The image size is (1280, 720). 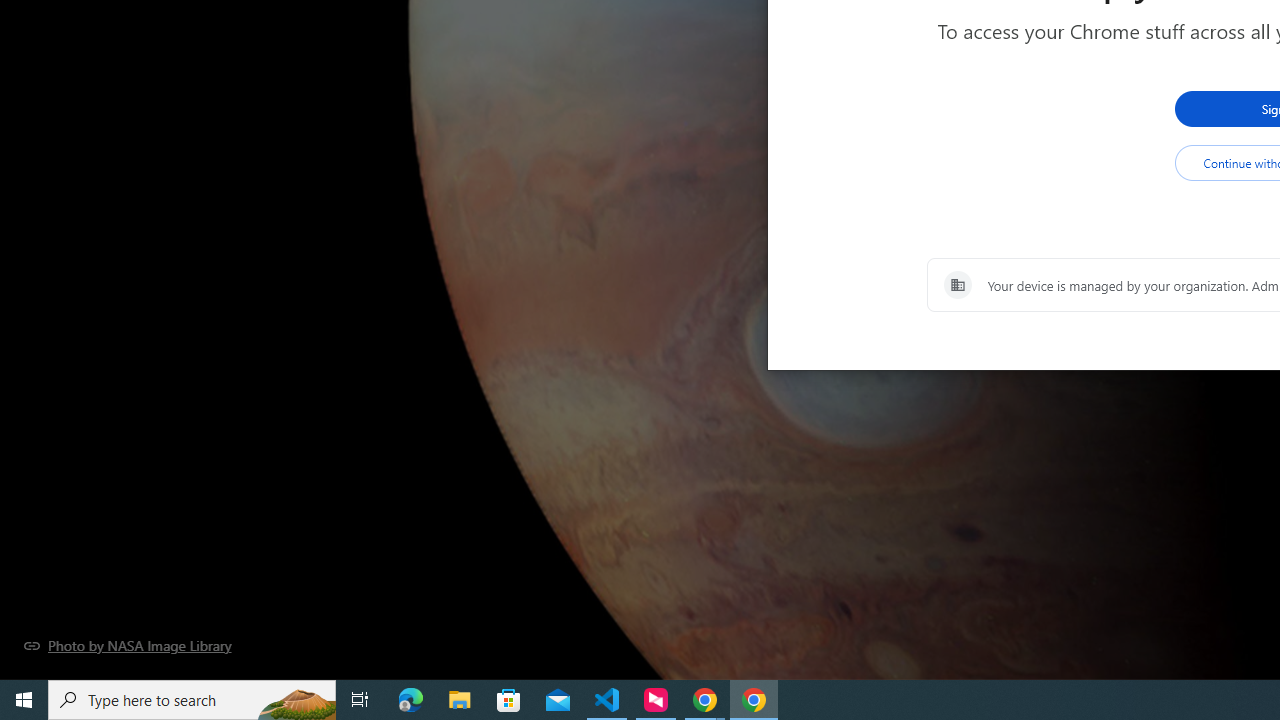 I want to click on 'Task View', so click(x=359, y=698).